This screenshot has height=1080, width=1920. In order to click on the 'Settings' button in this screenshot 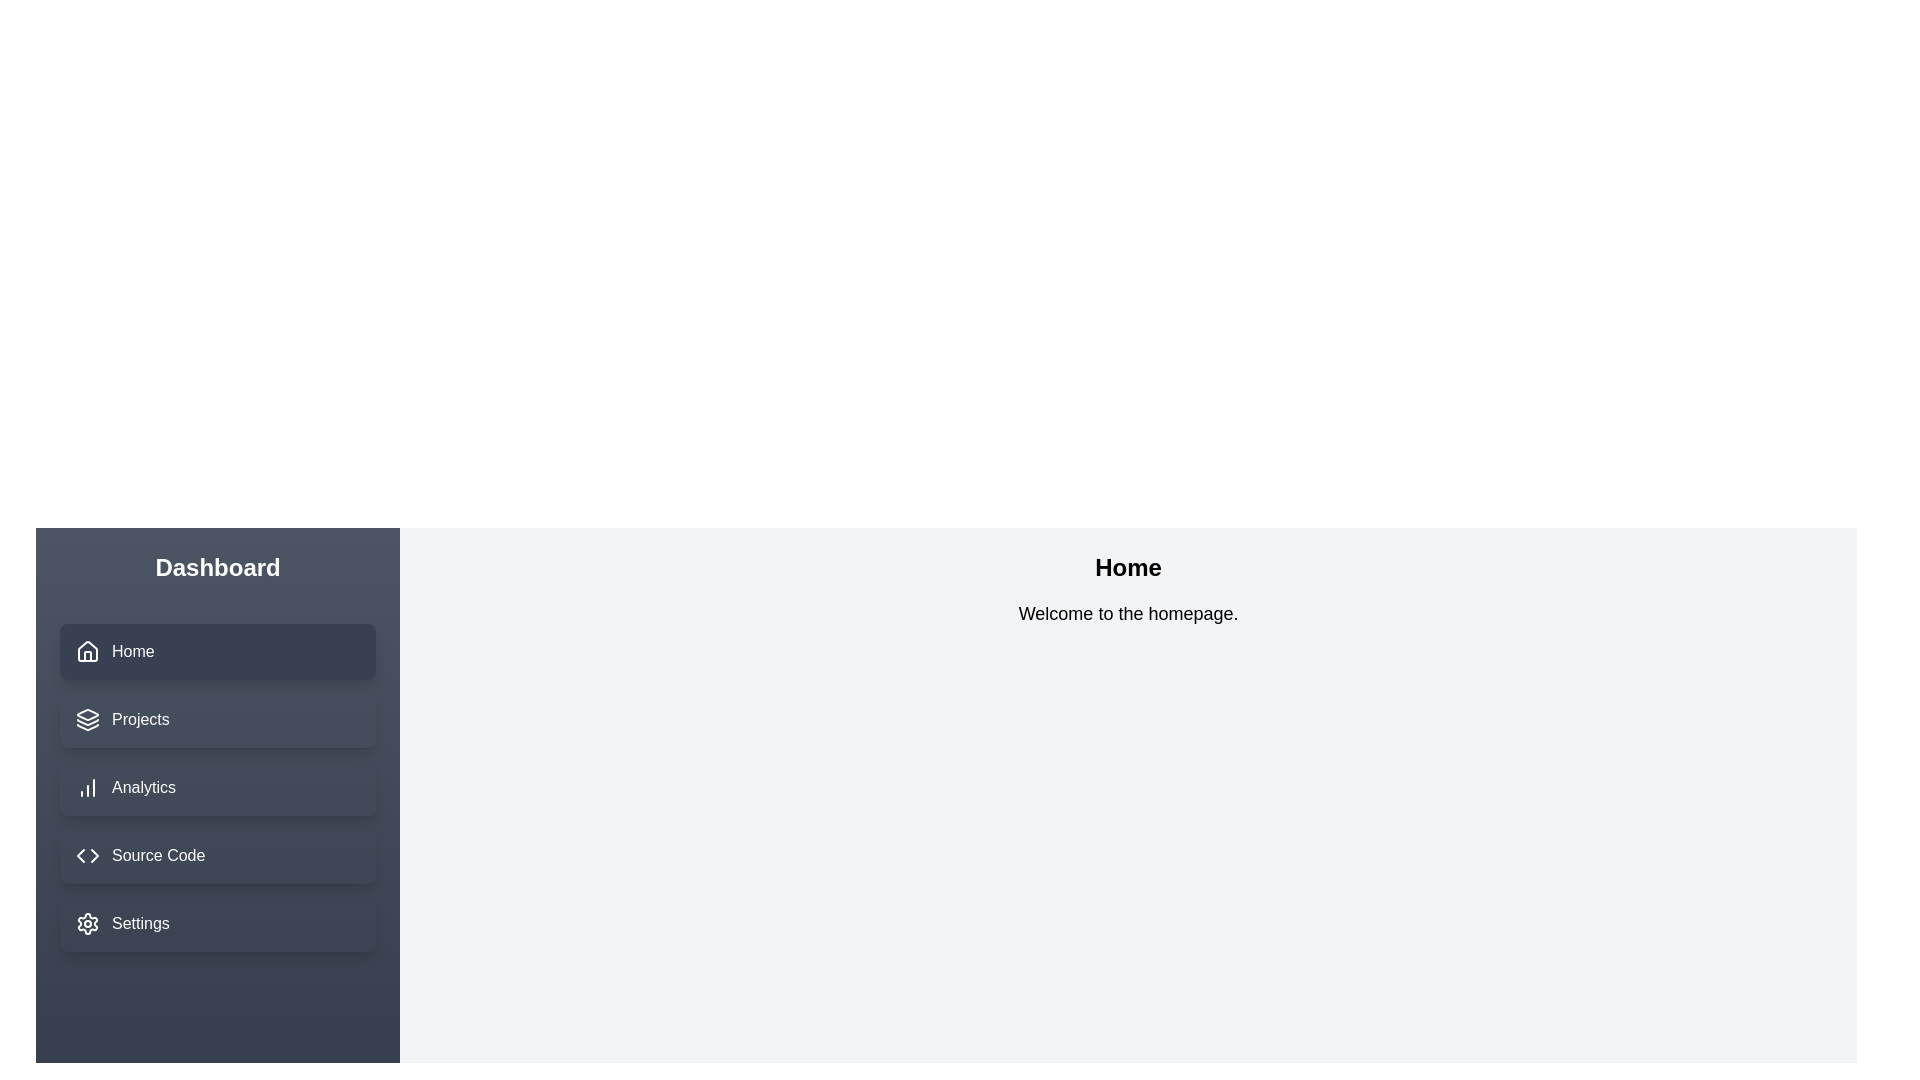, I will do `click(218, 924)`.